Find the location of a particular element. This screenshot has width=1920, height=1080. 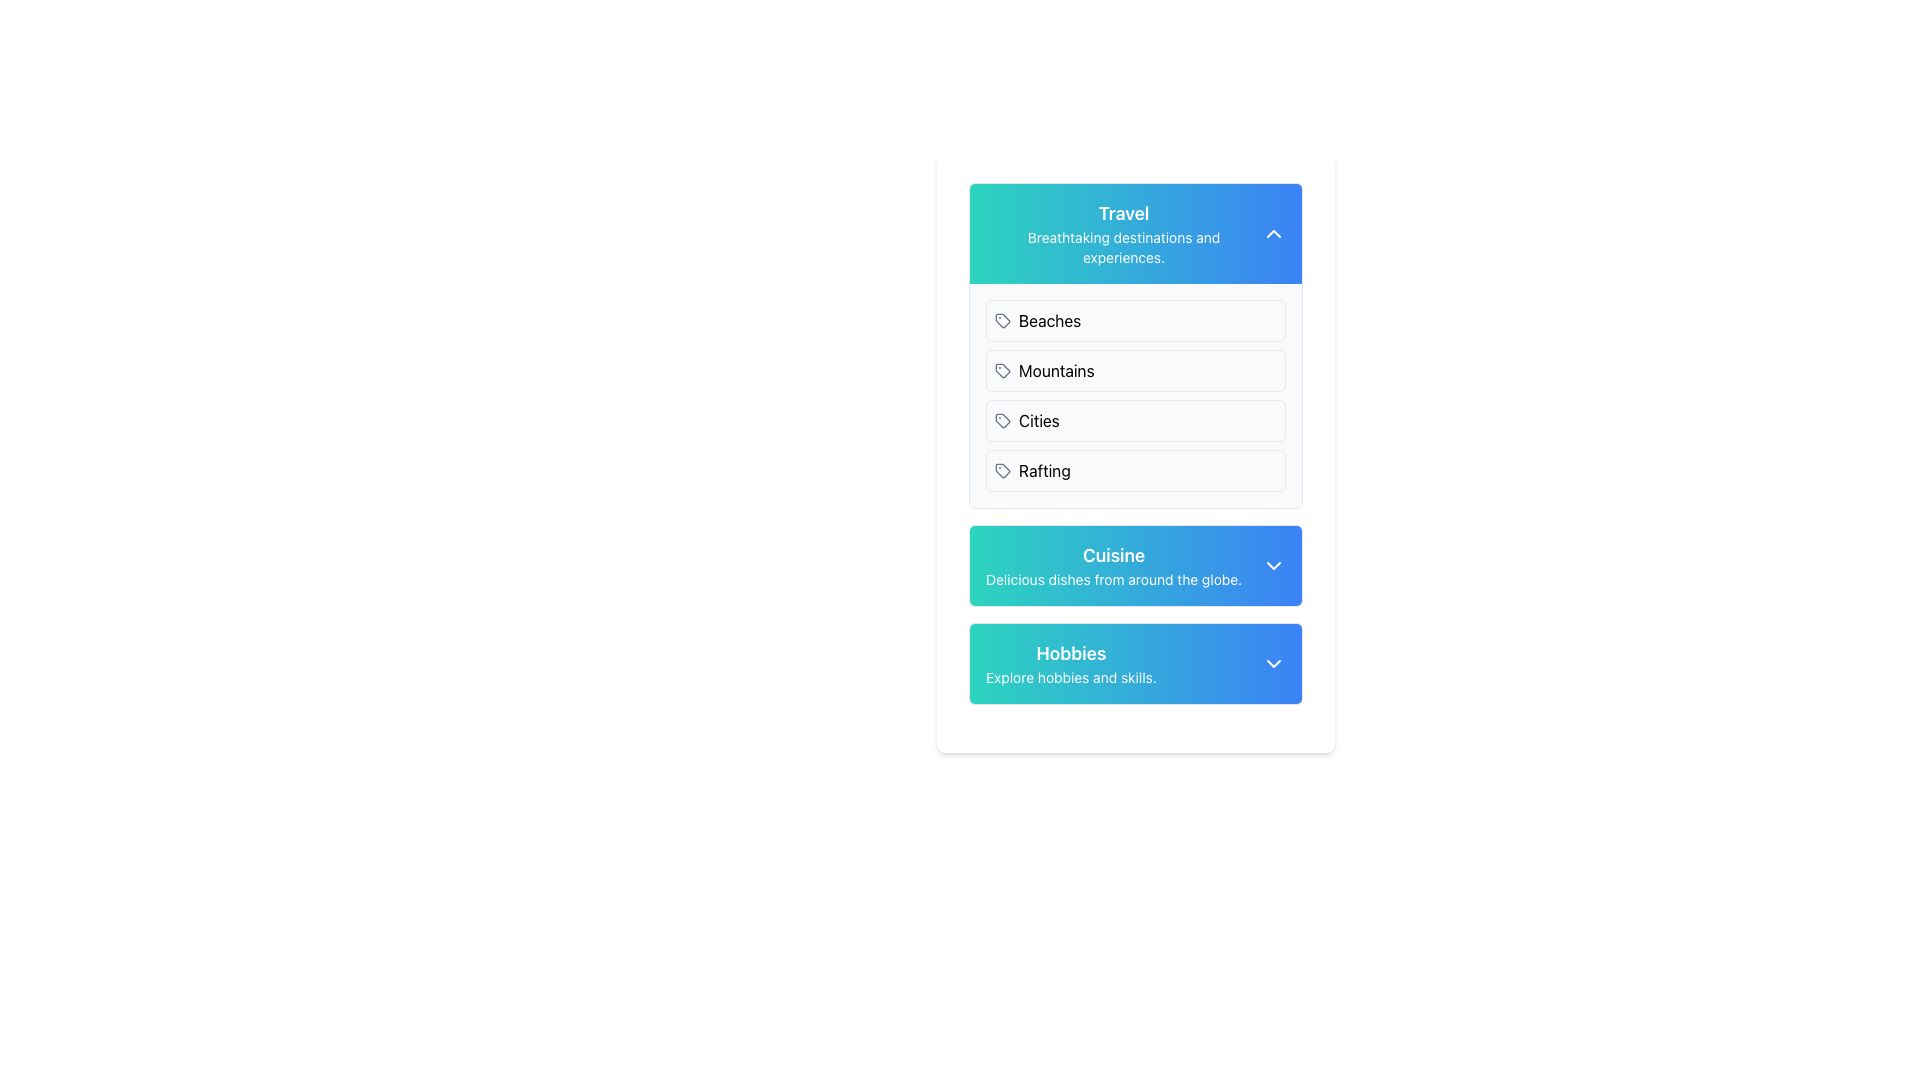

the 'Cuisine' expandable menu option, which features a gradient background and contains the title 'Cuisine' in bold with a right-pointing arrow for expandability is located at coordinates (1136, 566).